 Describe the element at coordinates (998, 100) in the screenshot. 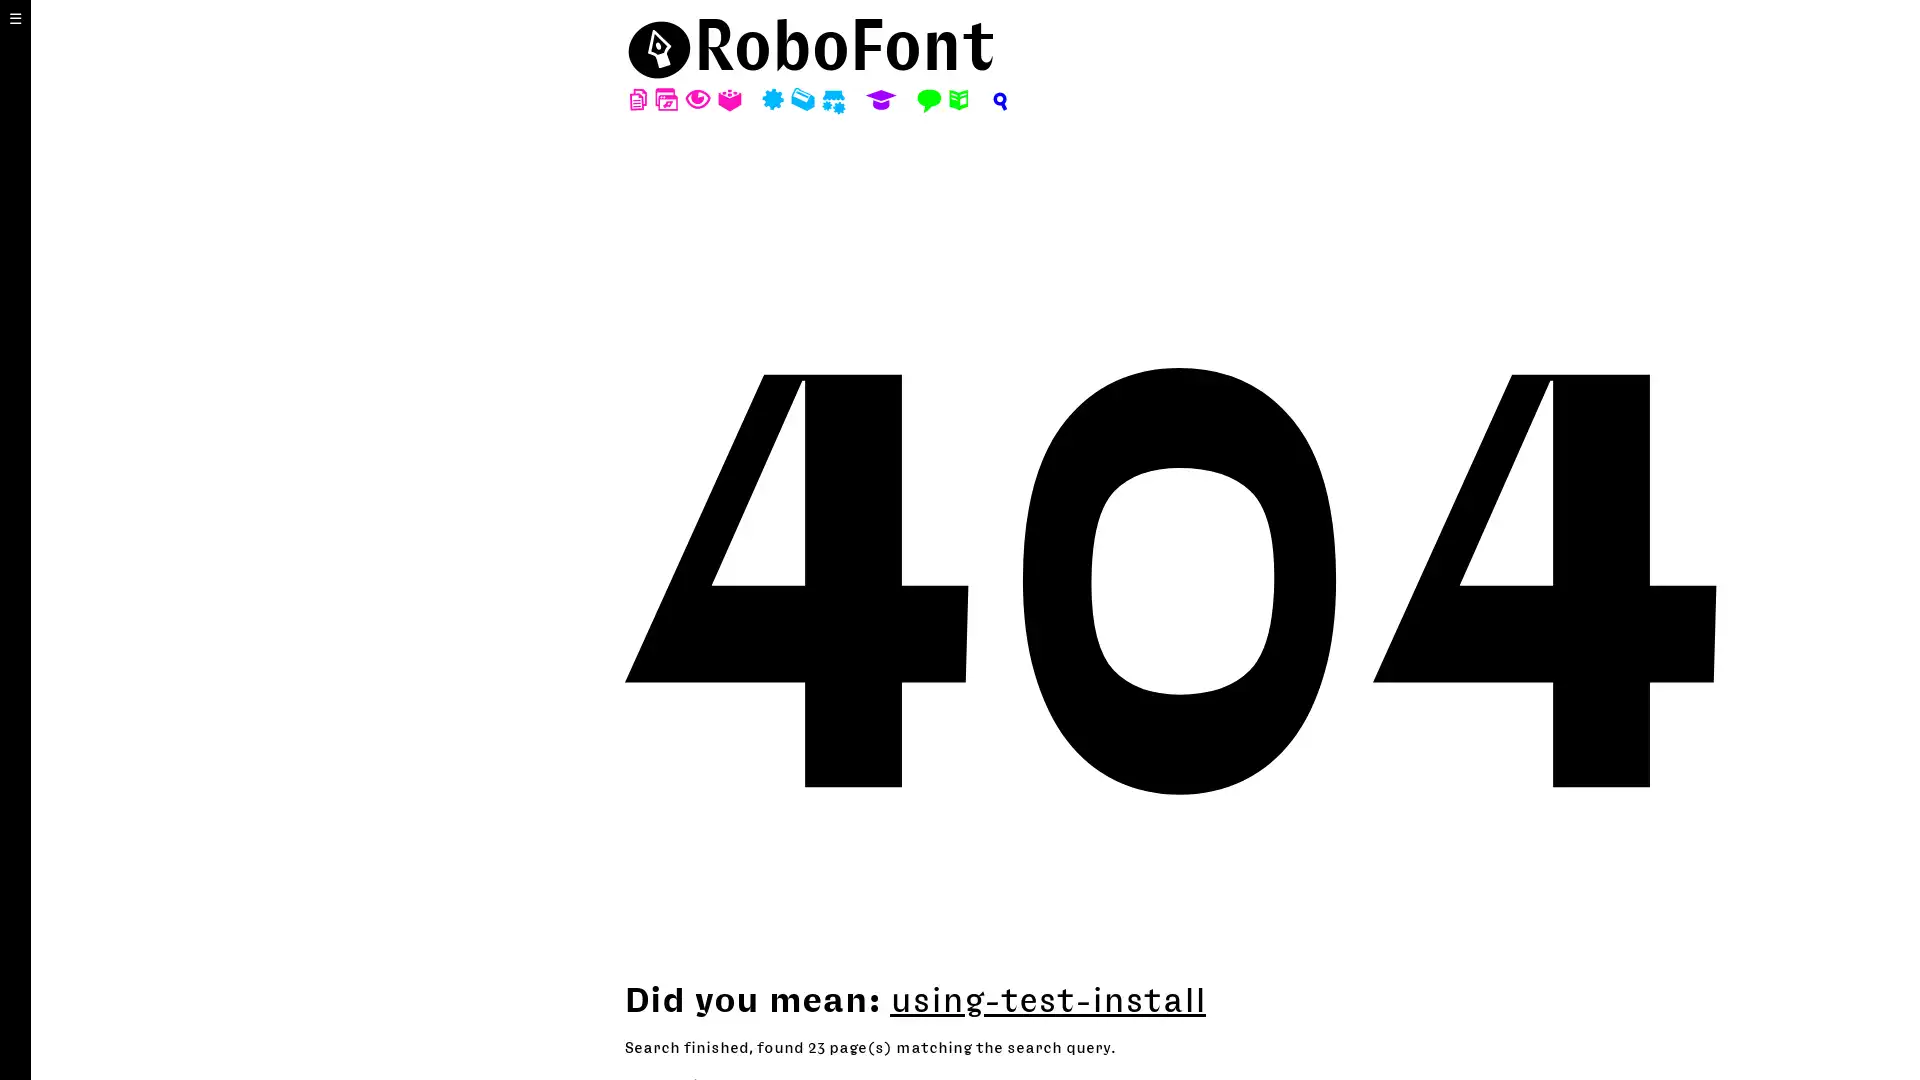

I see `?` at that location.